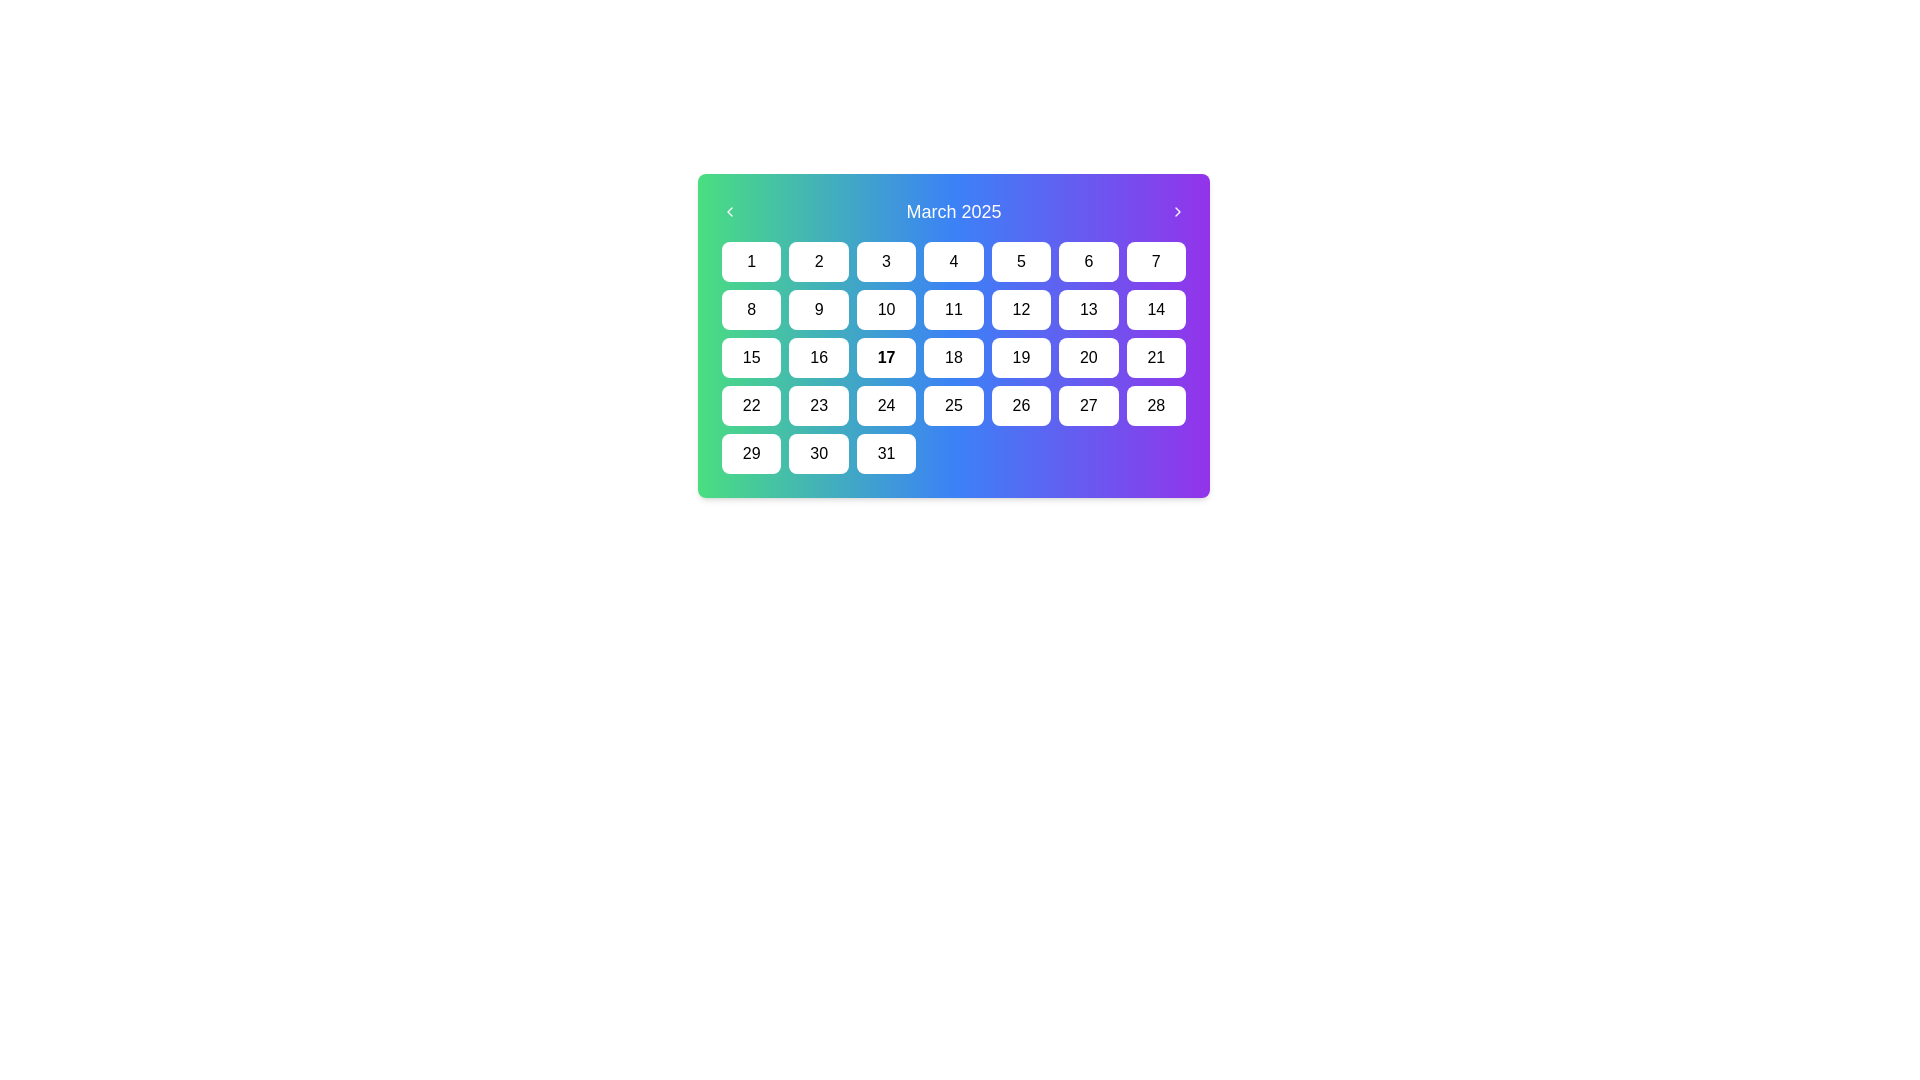 This screenshot has height=1080, width=1920. Describe the element at coordinates (885, 357) in the screenshot. I see `the clickable calendar day cell representing the 17th day in the calendar month` at that location.